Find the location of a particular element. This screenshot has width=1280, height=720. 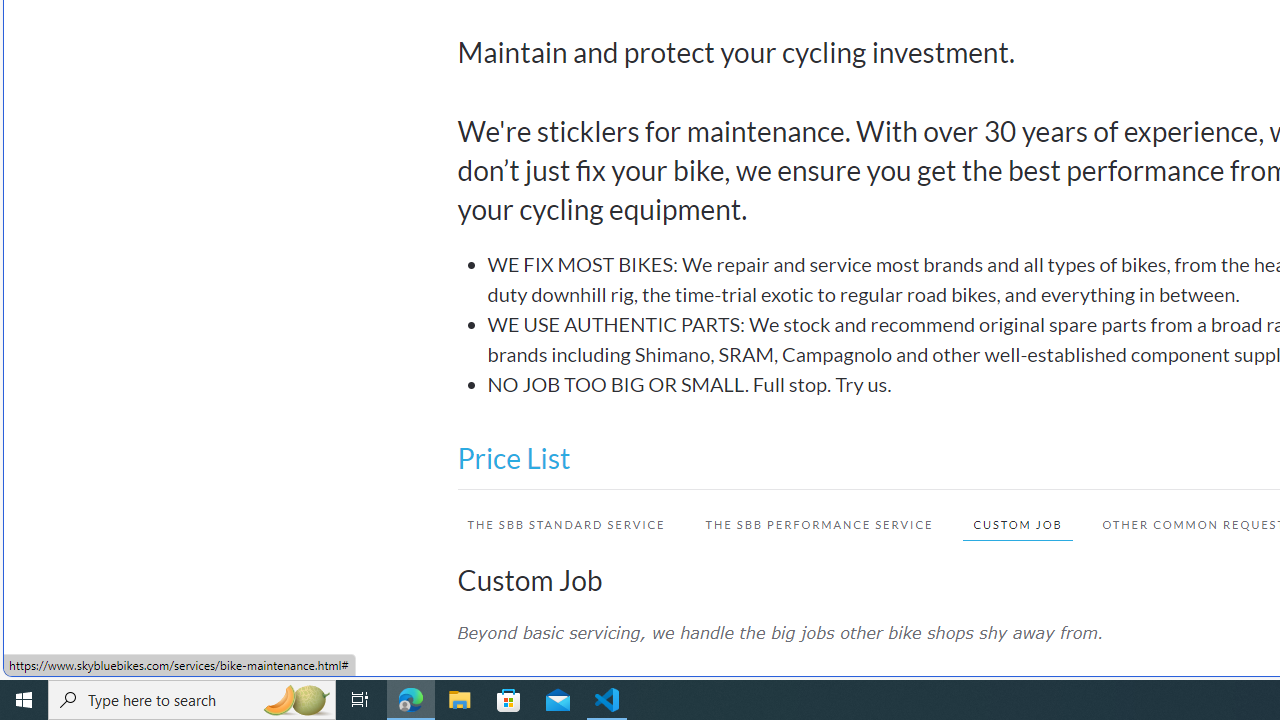

'THE SBB PERFORMANCE SERVICE' is located at coordinates (809, 523).